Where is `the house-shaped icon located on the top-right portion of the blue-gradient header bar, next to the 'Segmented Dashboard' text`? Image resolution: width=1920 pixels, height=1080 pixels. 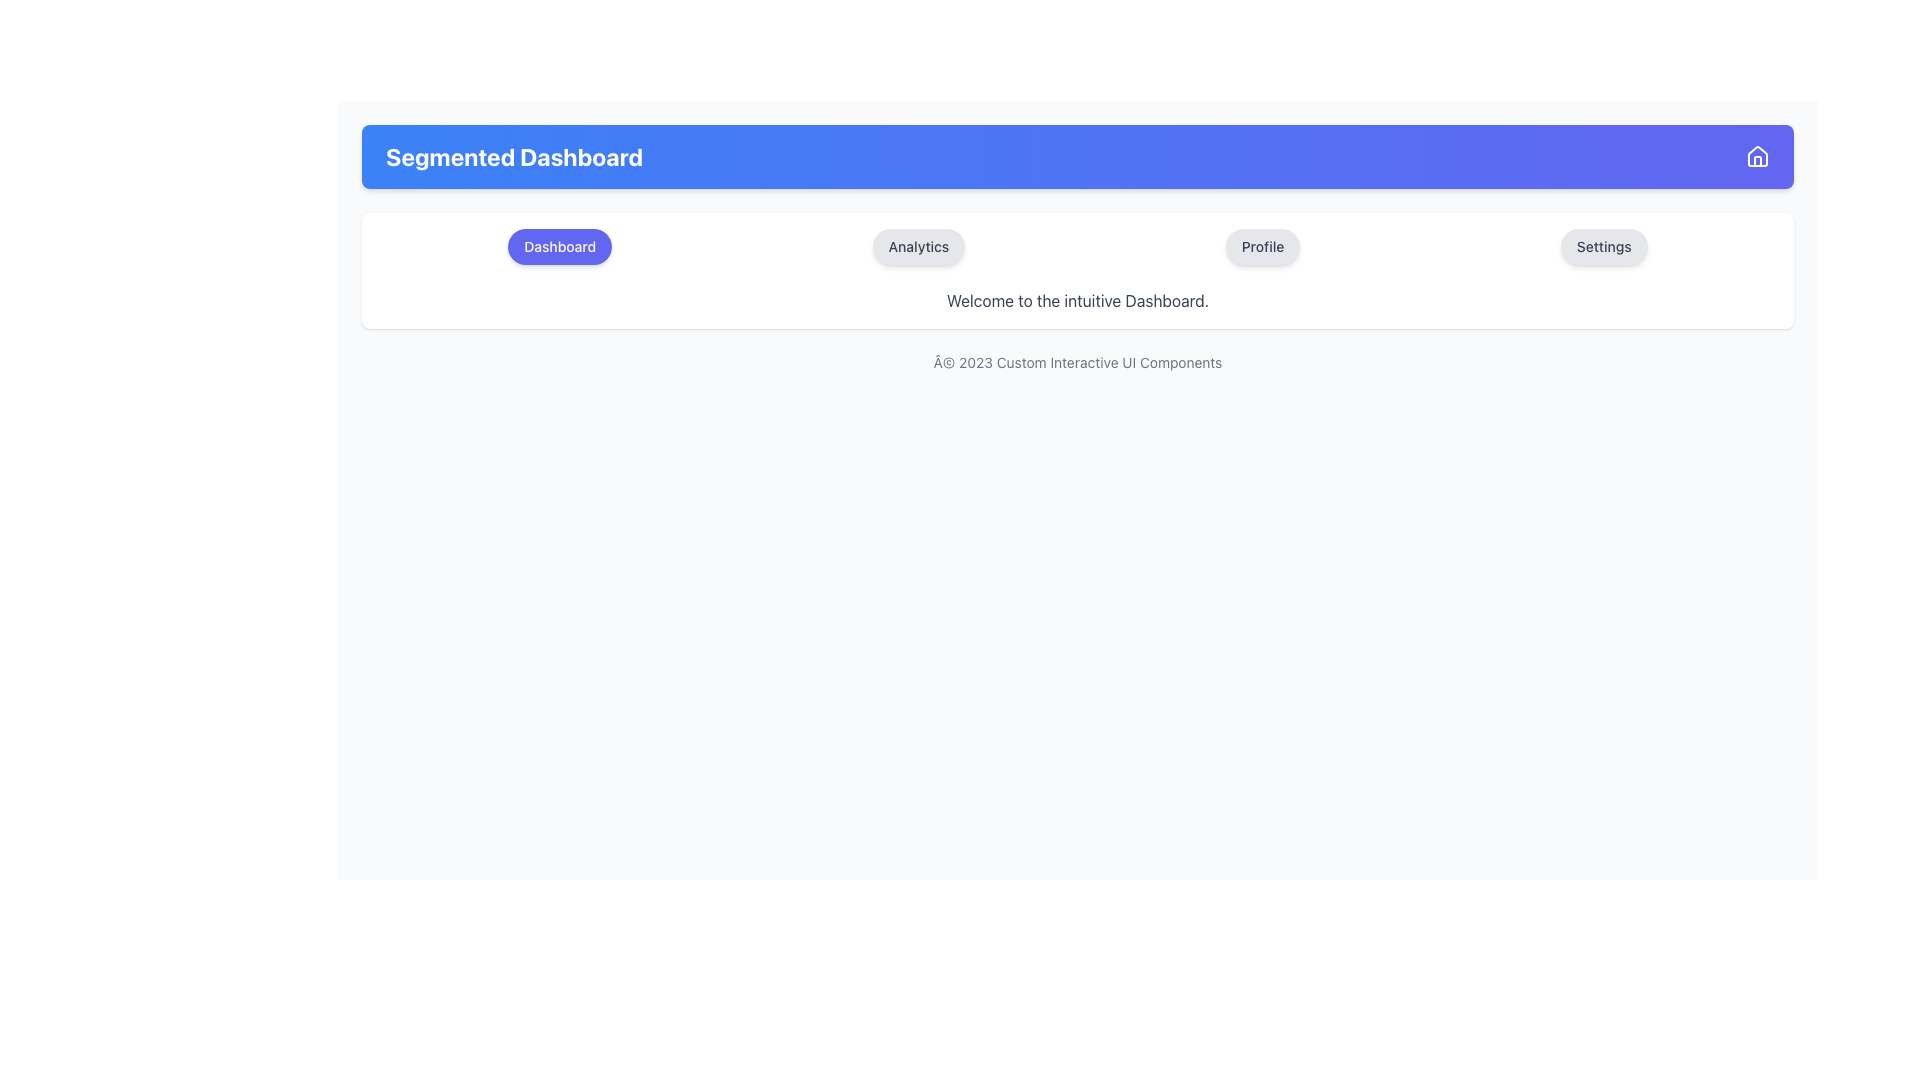 the house-shaped icon located on the top-right portion of the blue-gradient header bar, next to the 'Segmented Dashboard' text is located at coordinates (1756, 156).